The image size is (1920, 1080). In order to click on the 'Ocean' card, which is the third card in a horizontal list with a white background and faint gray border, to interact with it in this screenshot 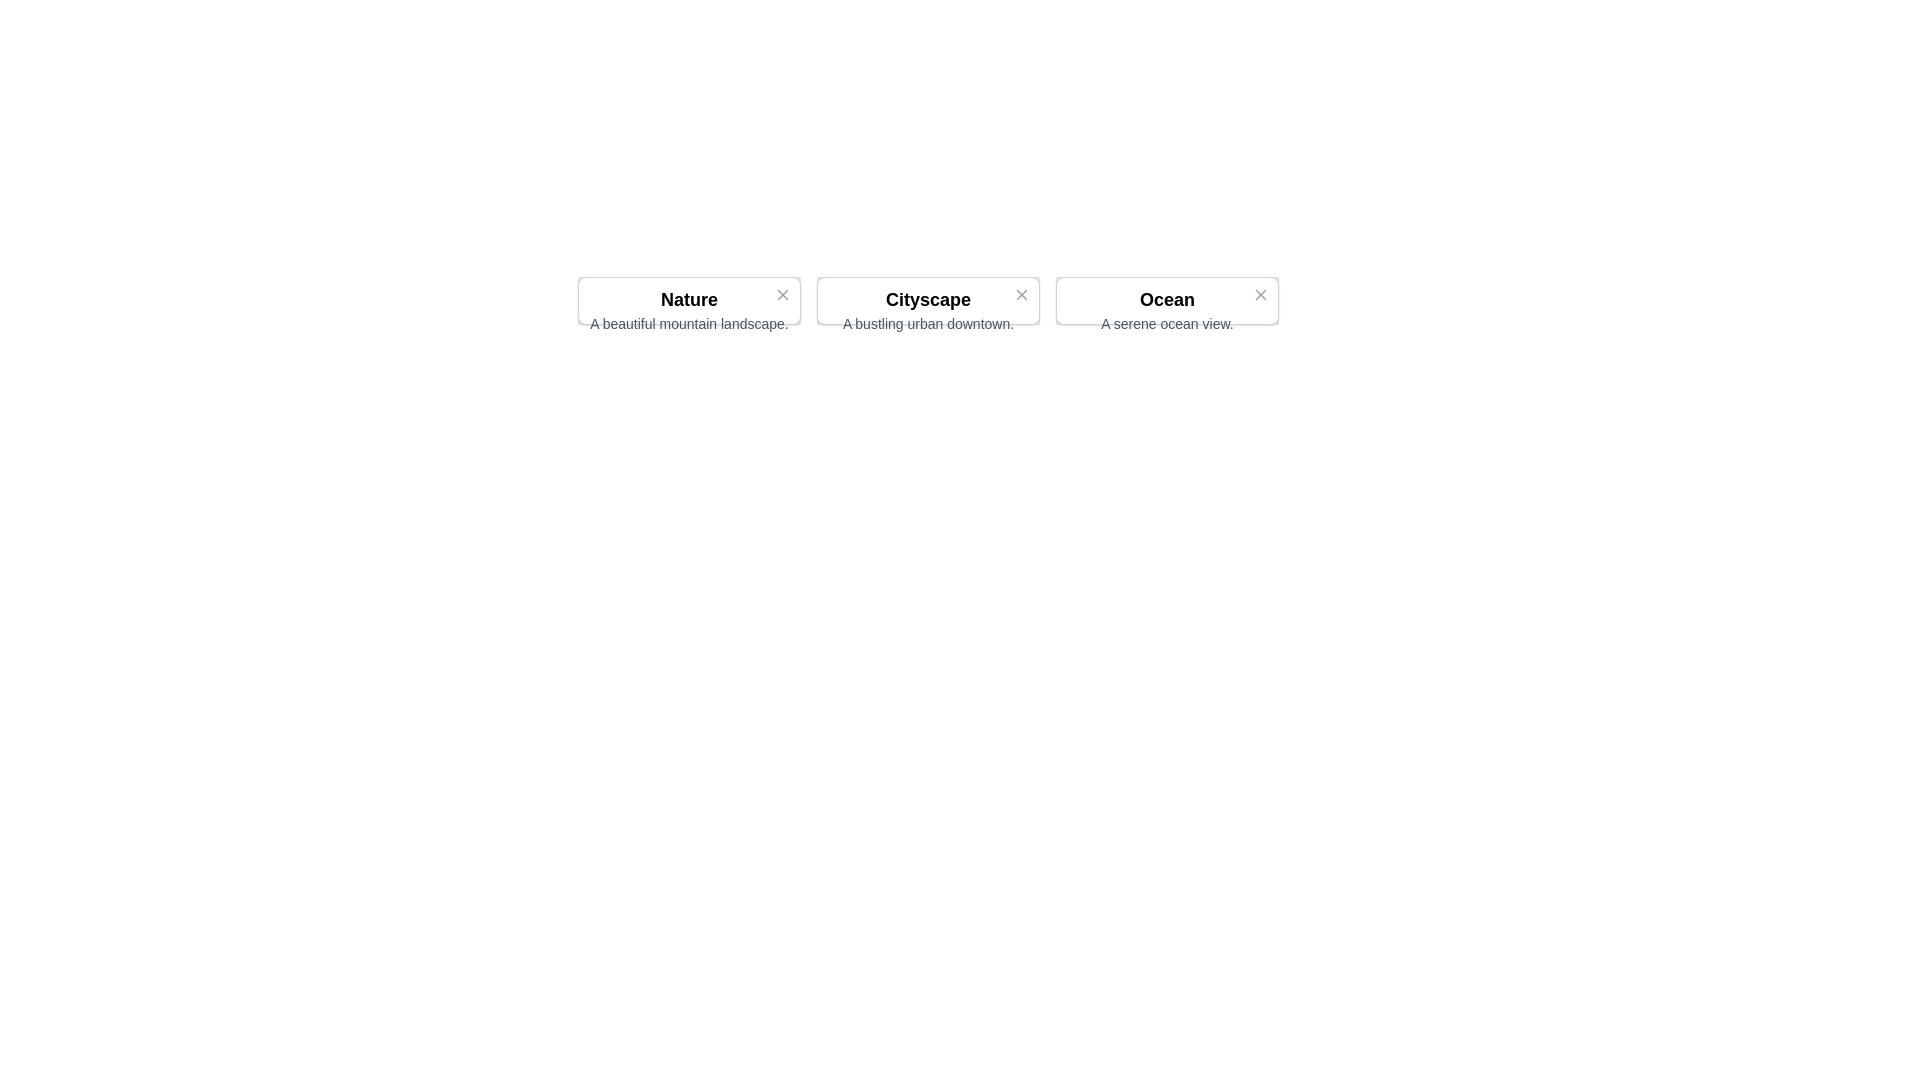, I will do `click(1167, 300)`.